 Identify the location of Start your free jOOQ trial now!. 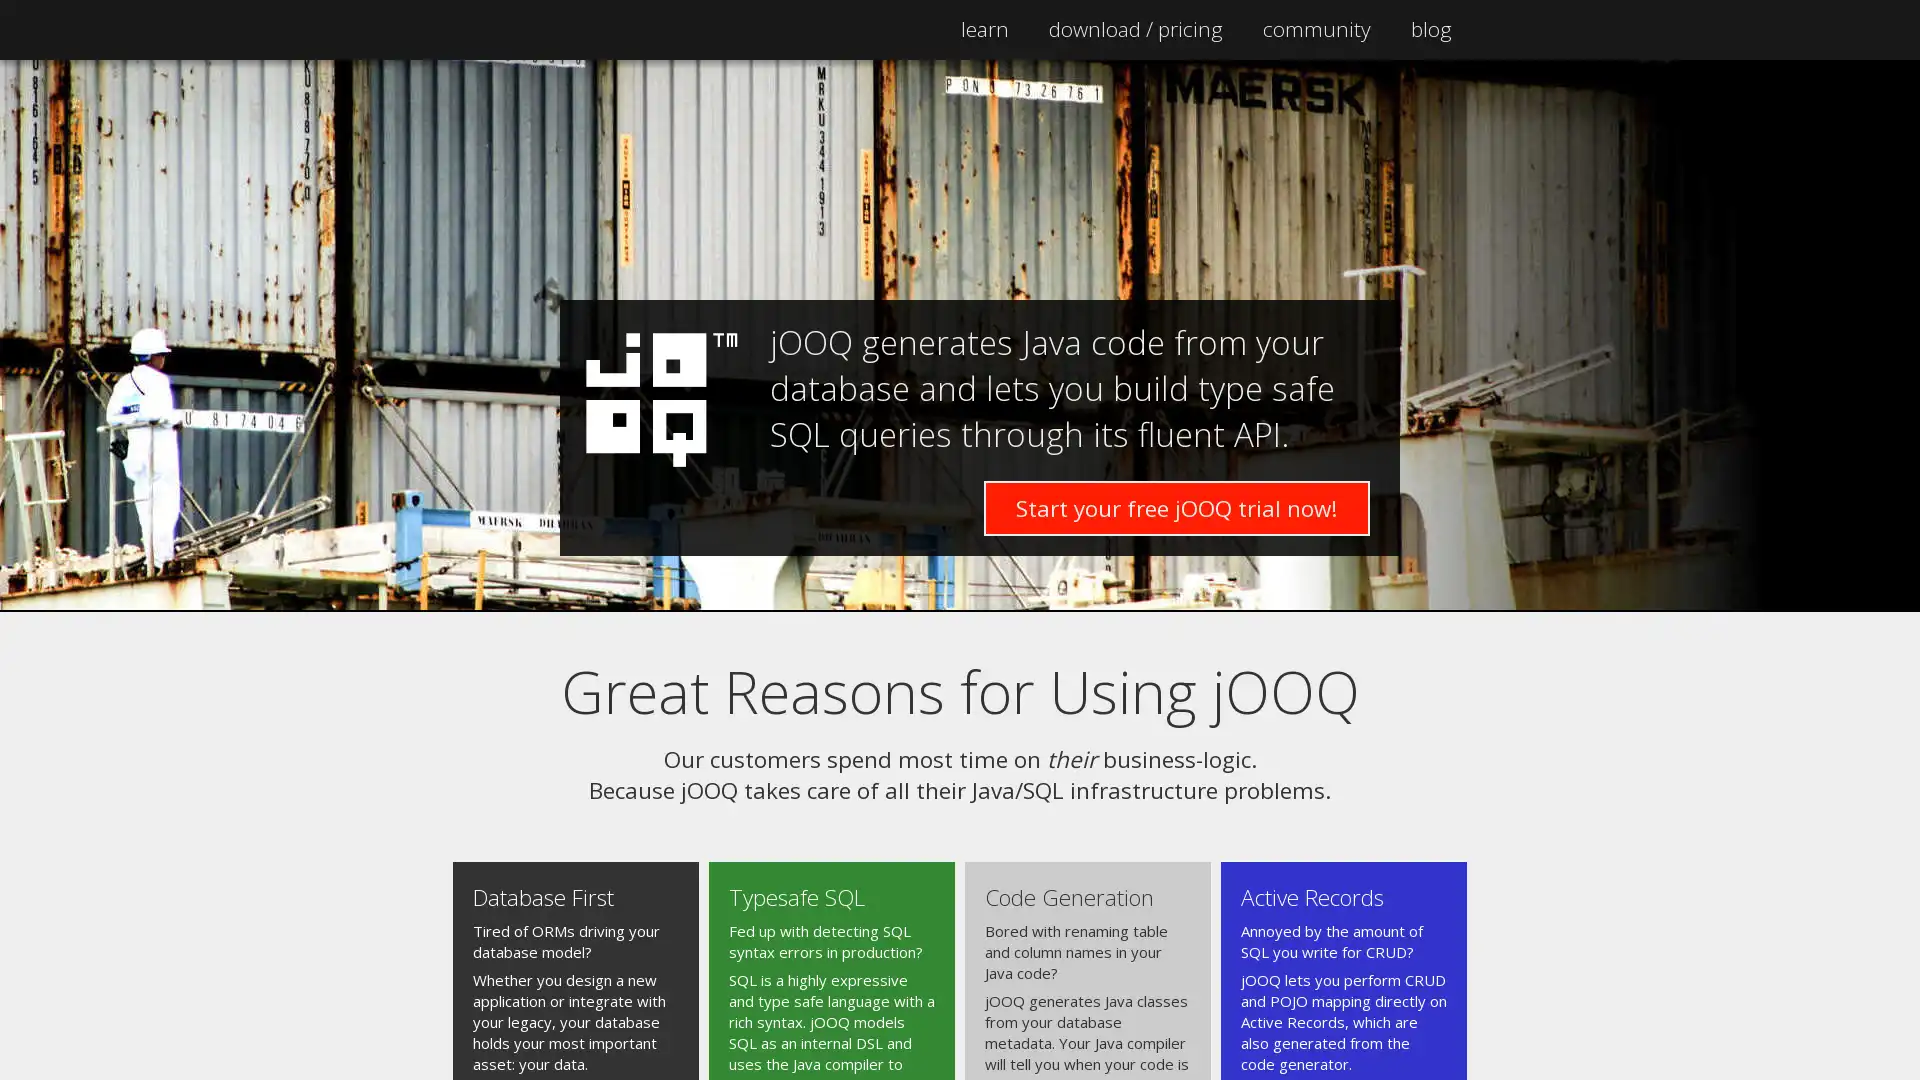
(1176, 507).